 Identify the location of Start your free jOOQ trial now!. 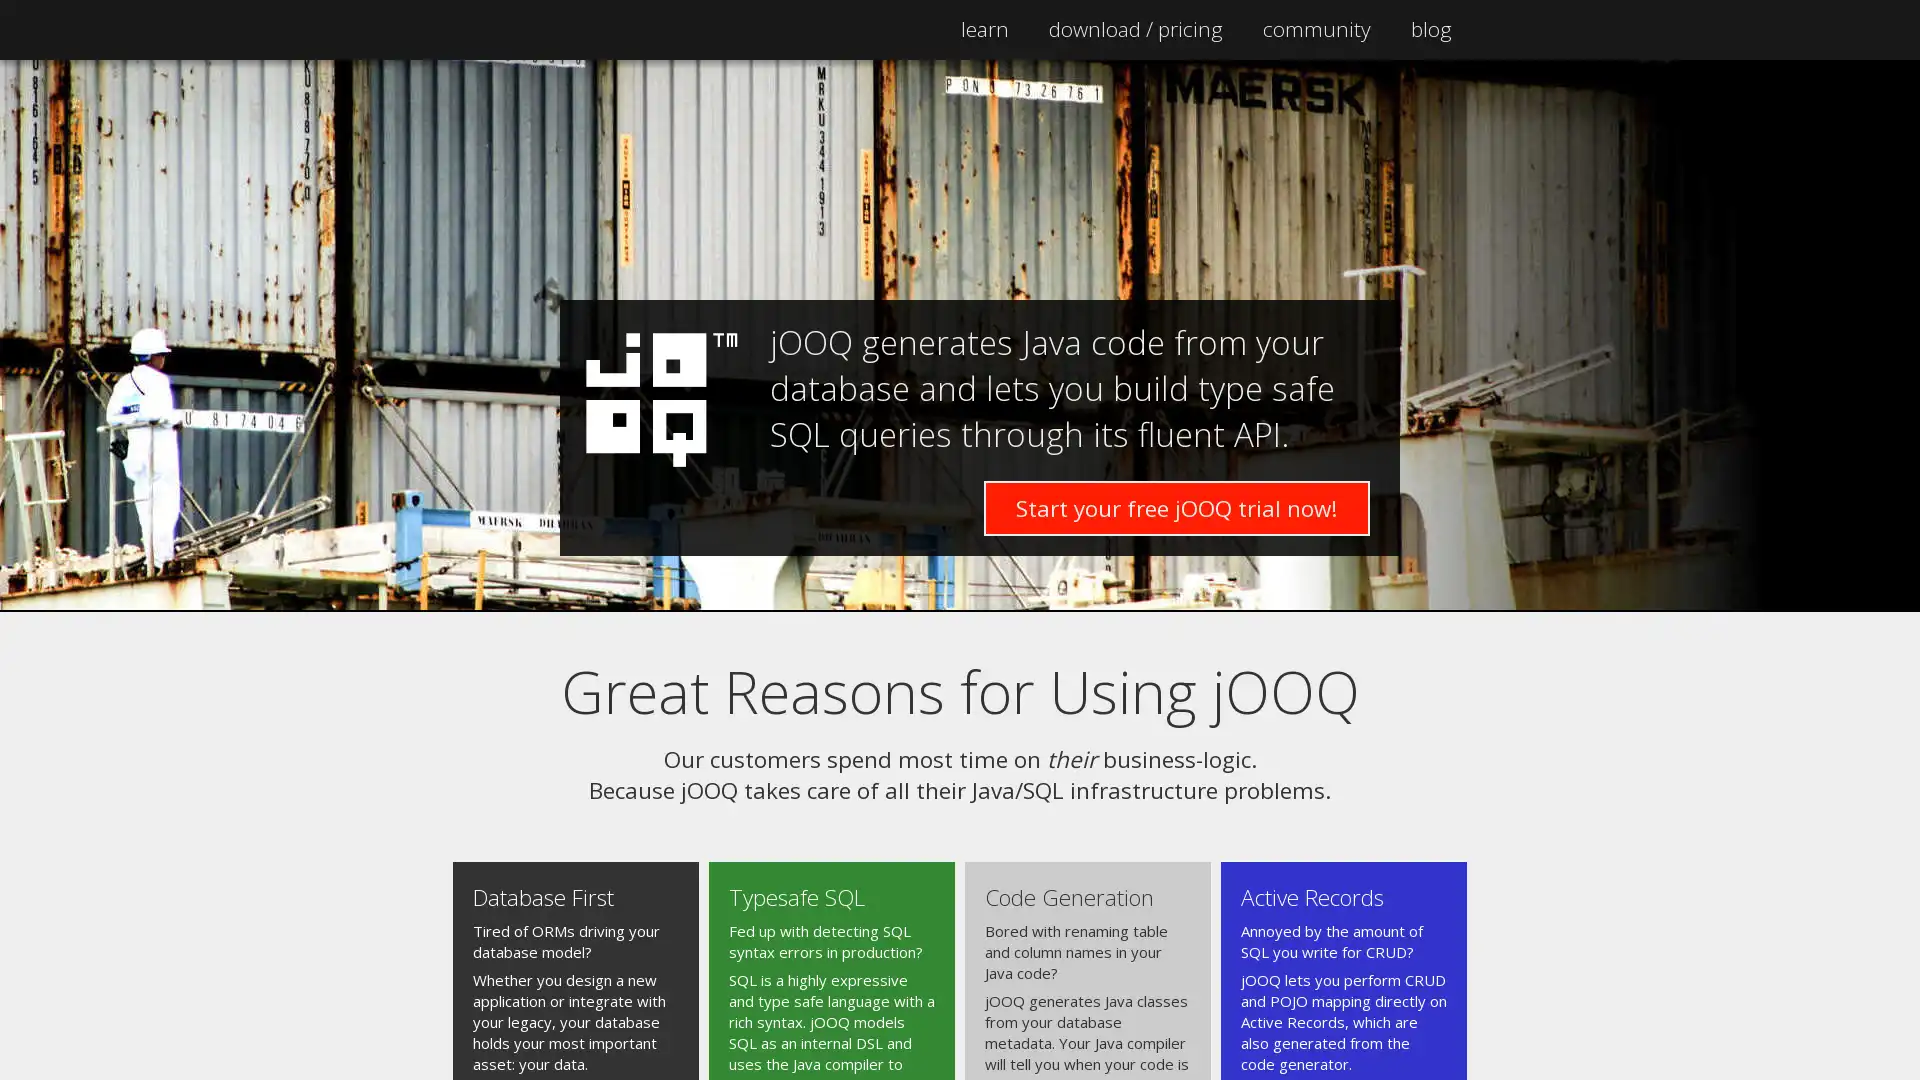
(1176, 507).